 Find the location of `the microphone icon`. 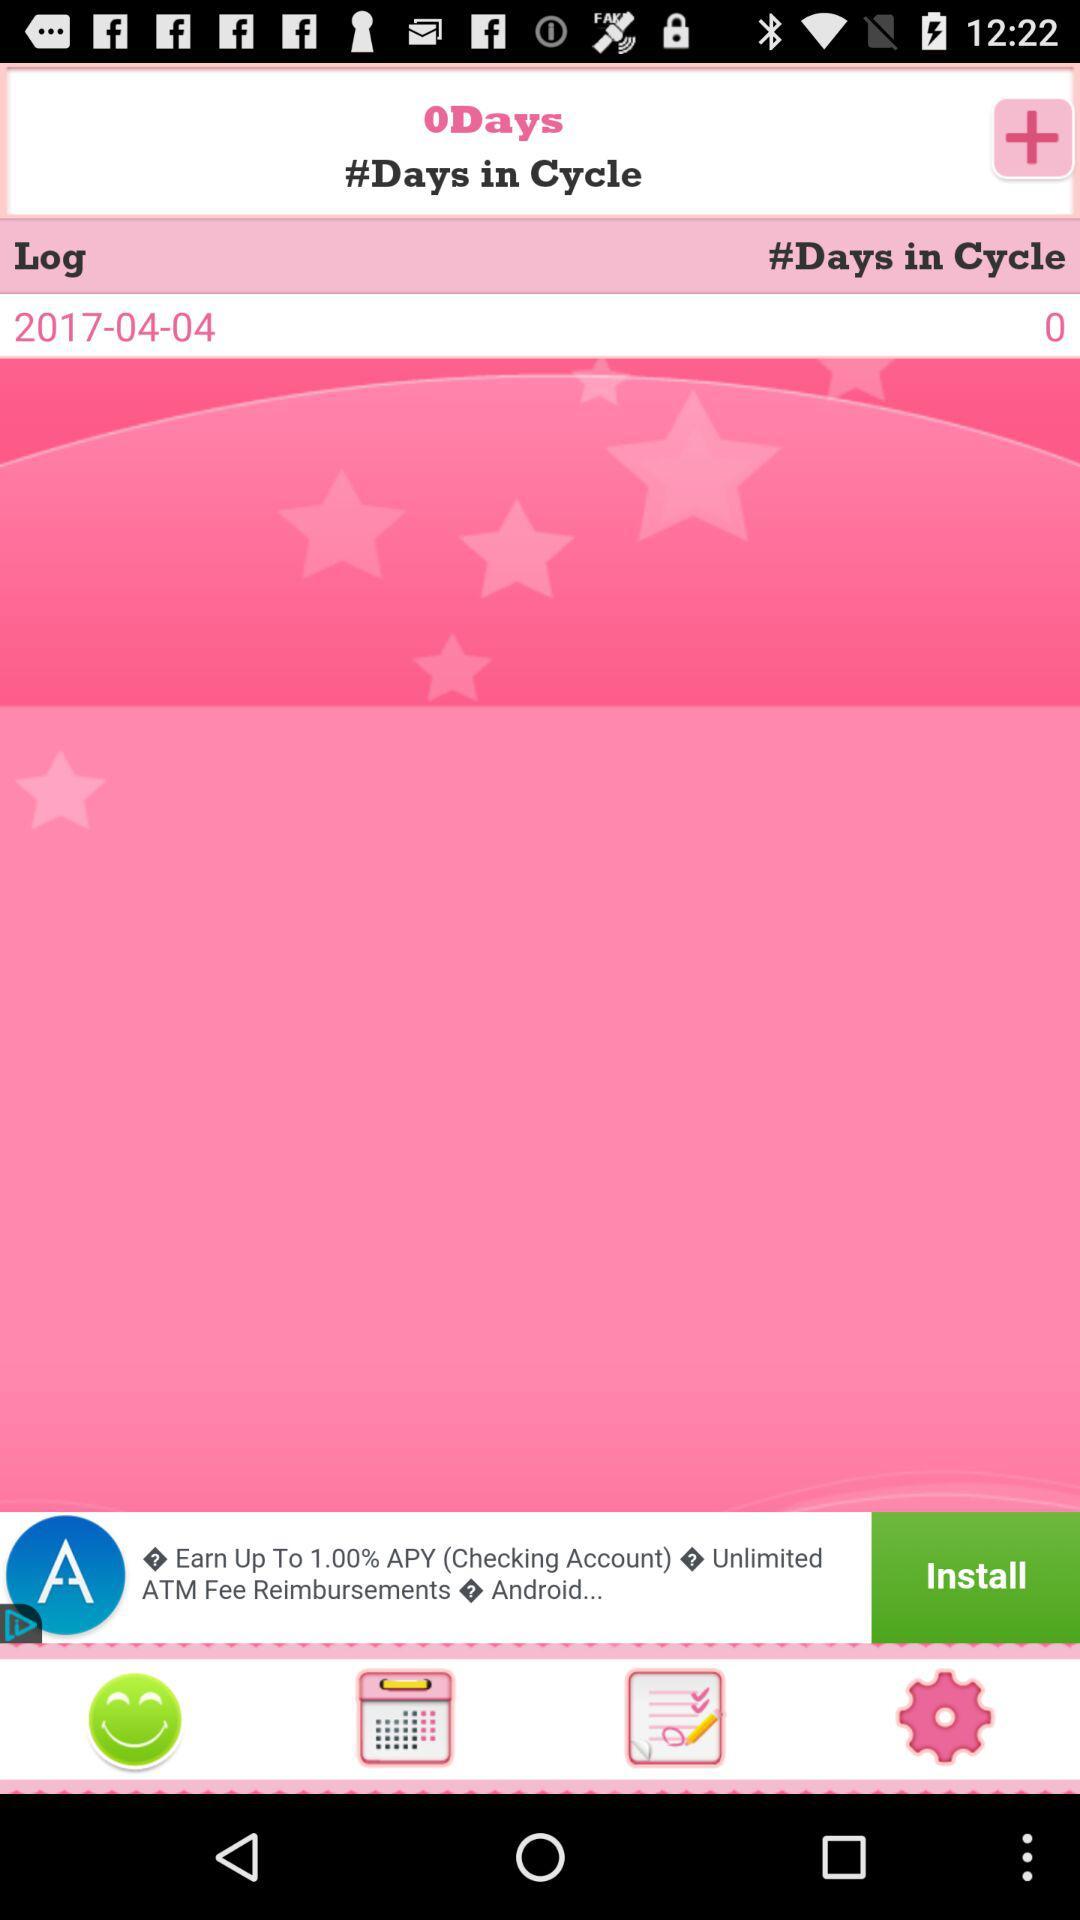

the microphone icon is located at coordinates (135, 1839).